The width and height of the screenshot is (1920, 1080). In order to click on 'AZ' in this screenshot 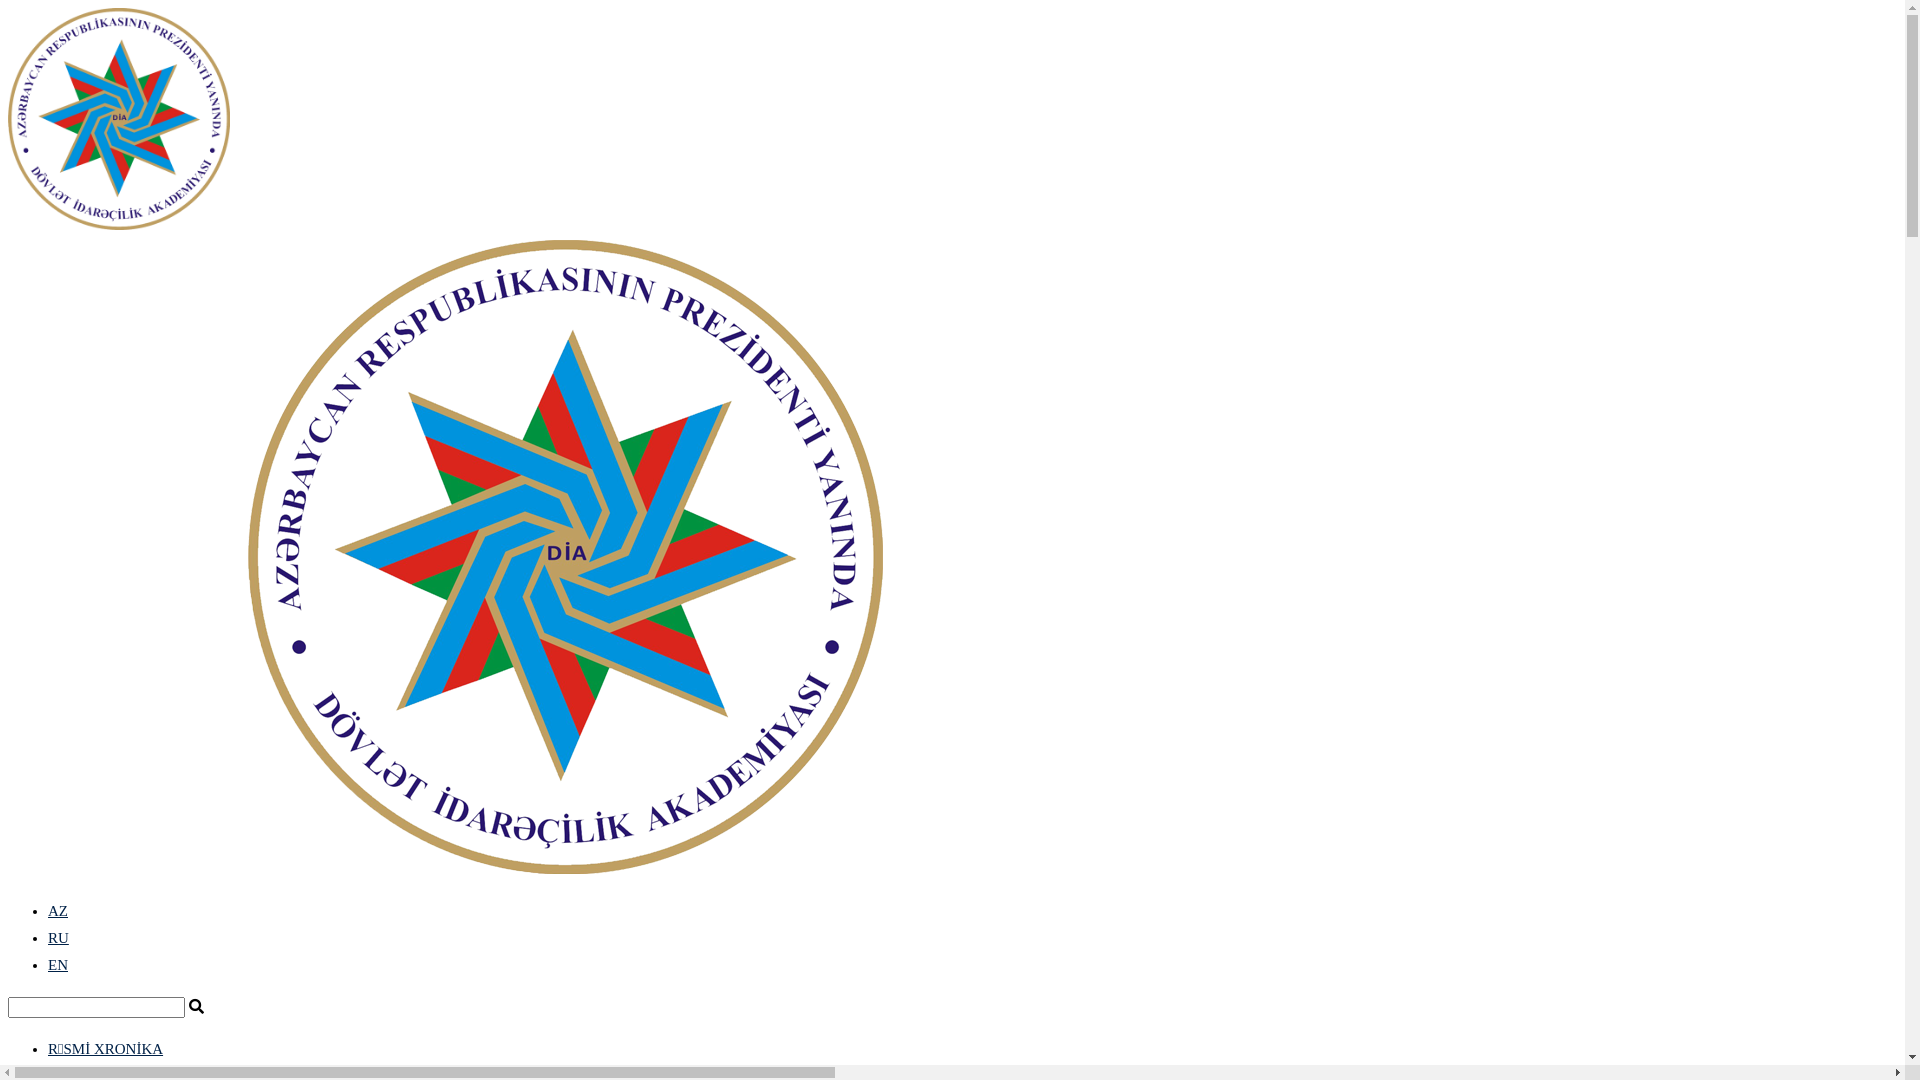, I will do `click(48, 910)`.